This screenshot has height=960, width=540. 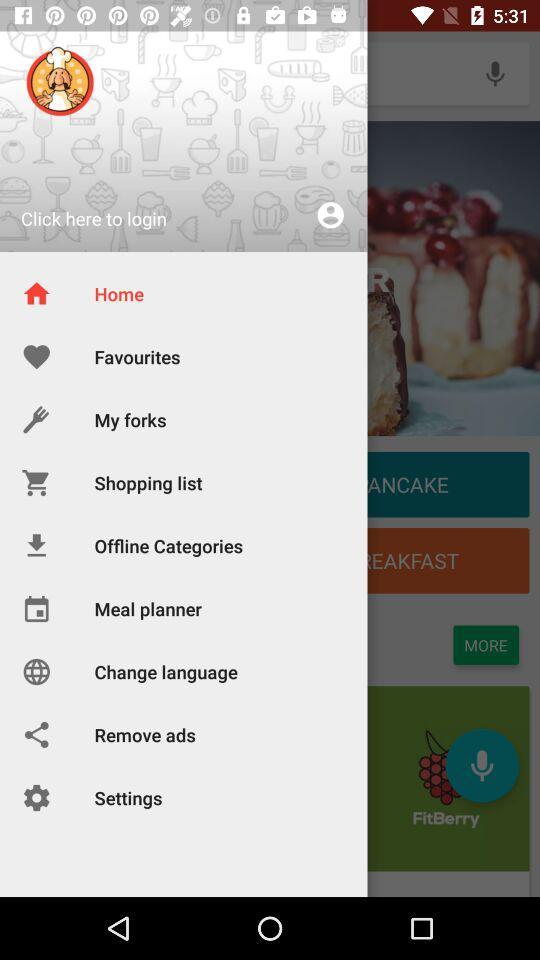 I want to click on the microphone icon, so click(x=494, y=73).